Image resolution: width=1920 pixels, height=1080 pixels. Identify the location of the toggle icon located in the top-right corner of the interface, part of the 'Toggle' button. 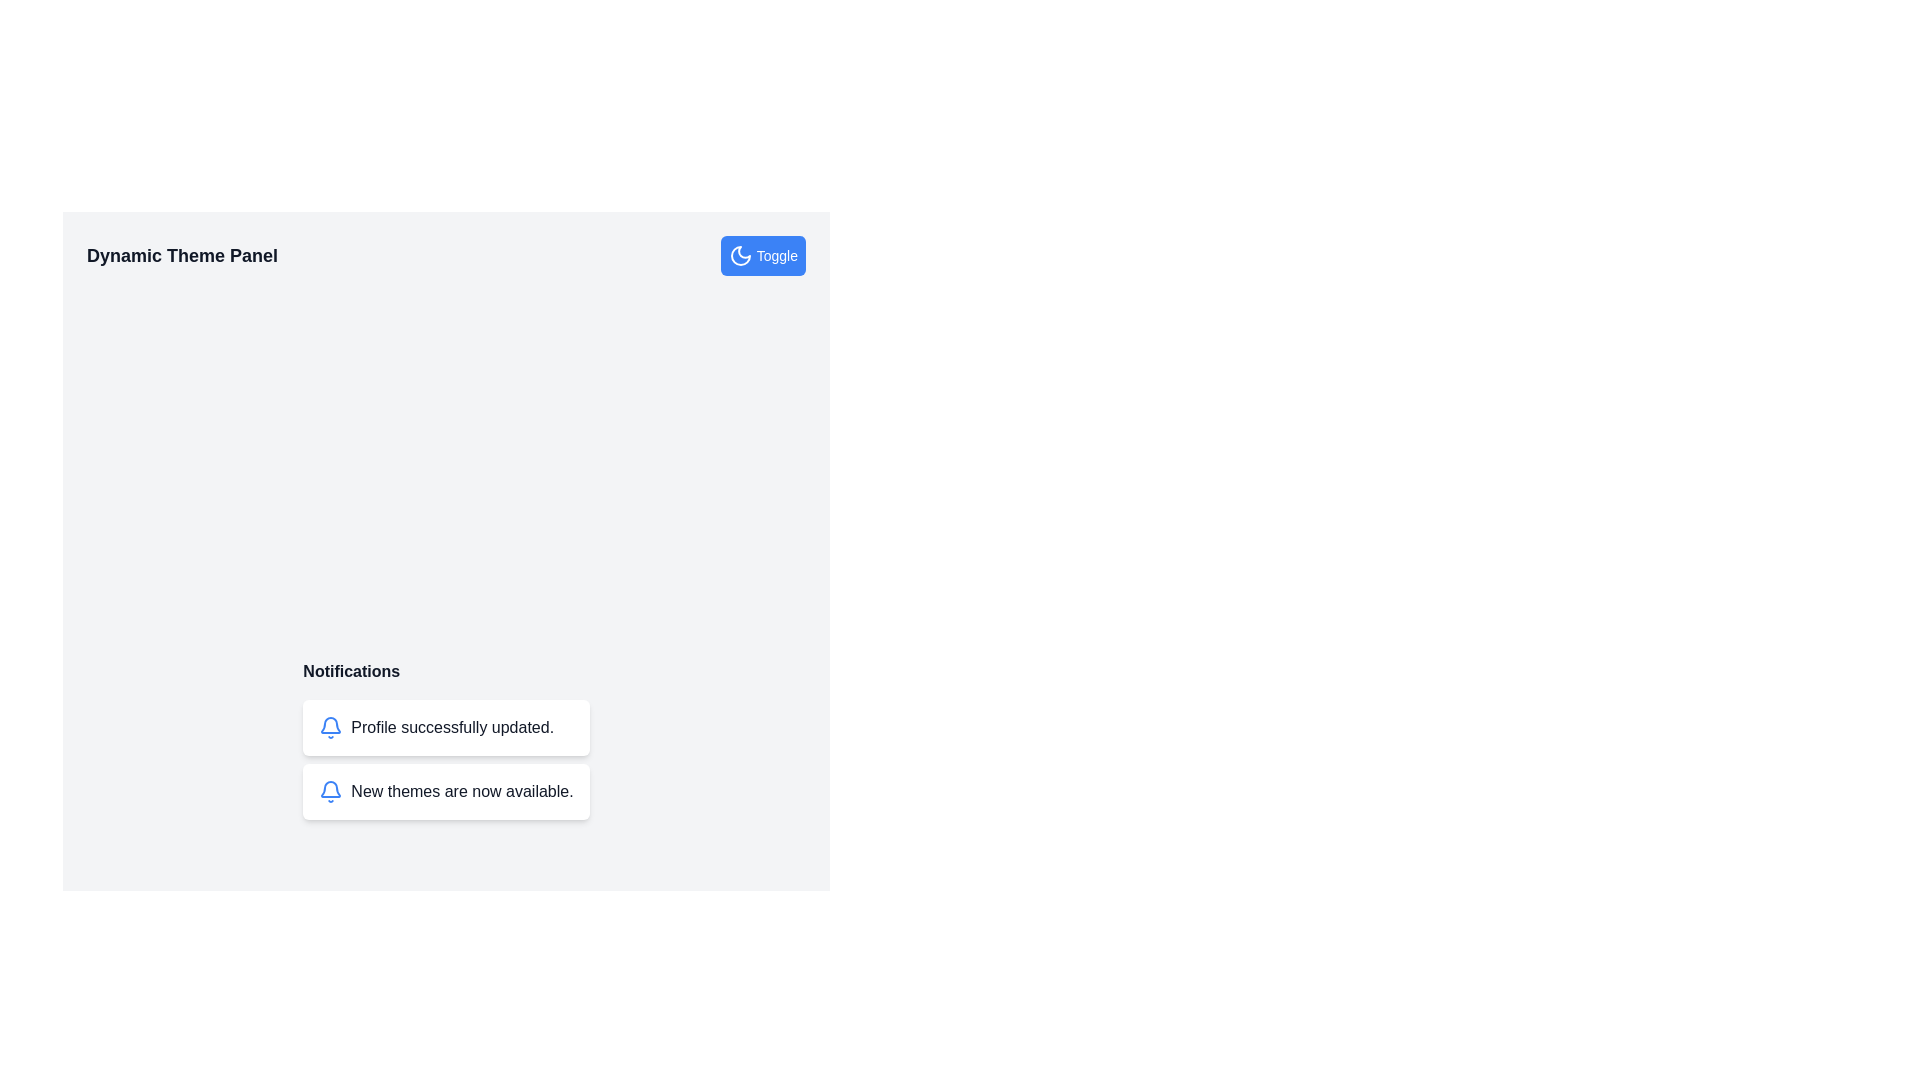
(739, 254).